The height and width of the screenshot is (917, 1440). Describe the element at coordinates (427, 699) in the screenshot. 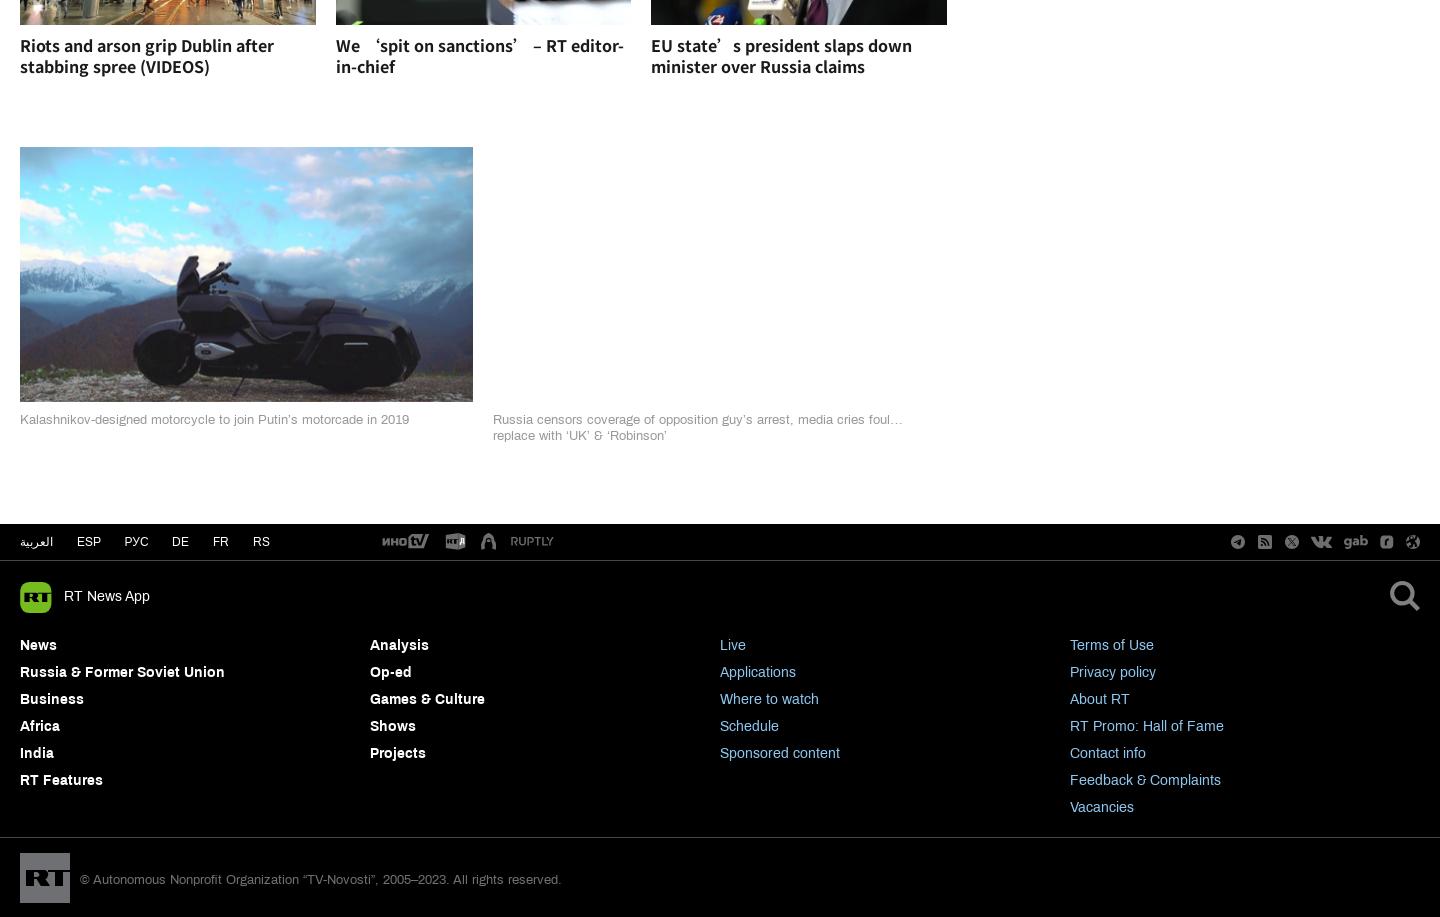

I see `'Games & Culture'` at that location.